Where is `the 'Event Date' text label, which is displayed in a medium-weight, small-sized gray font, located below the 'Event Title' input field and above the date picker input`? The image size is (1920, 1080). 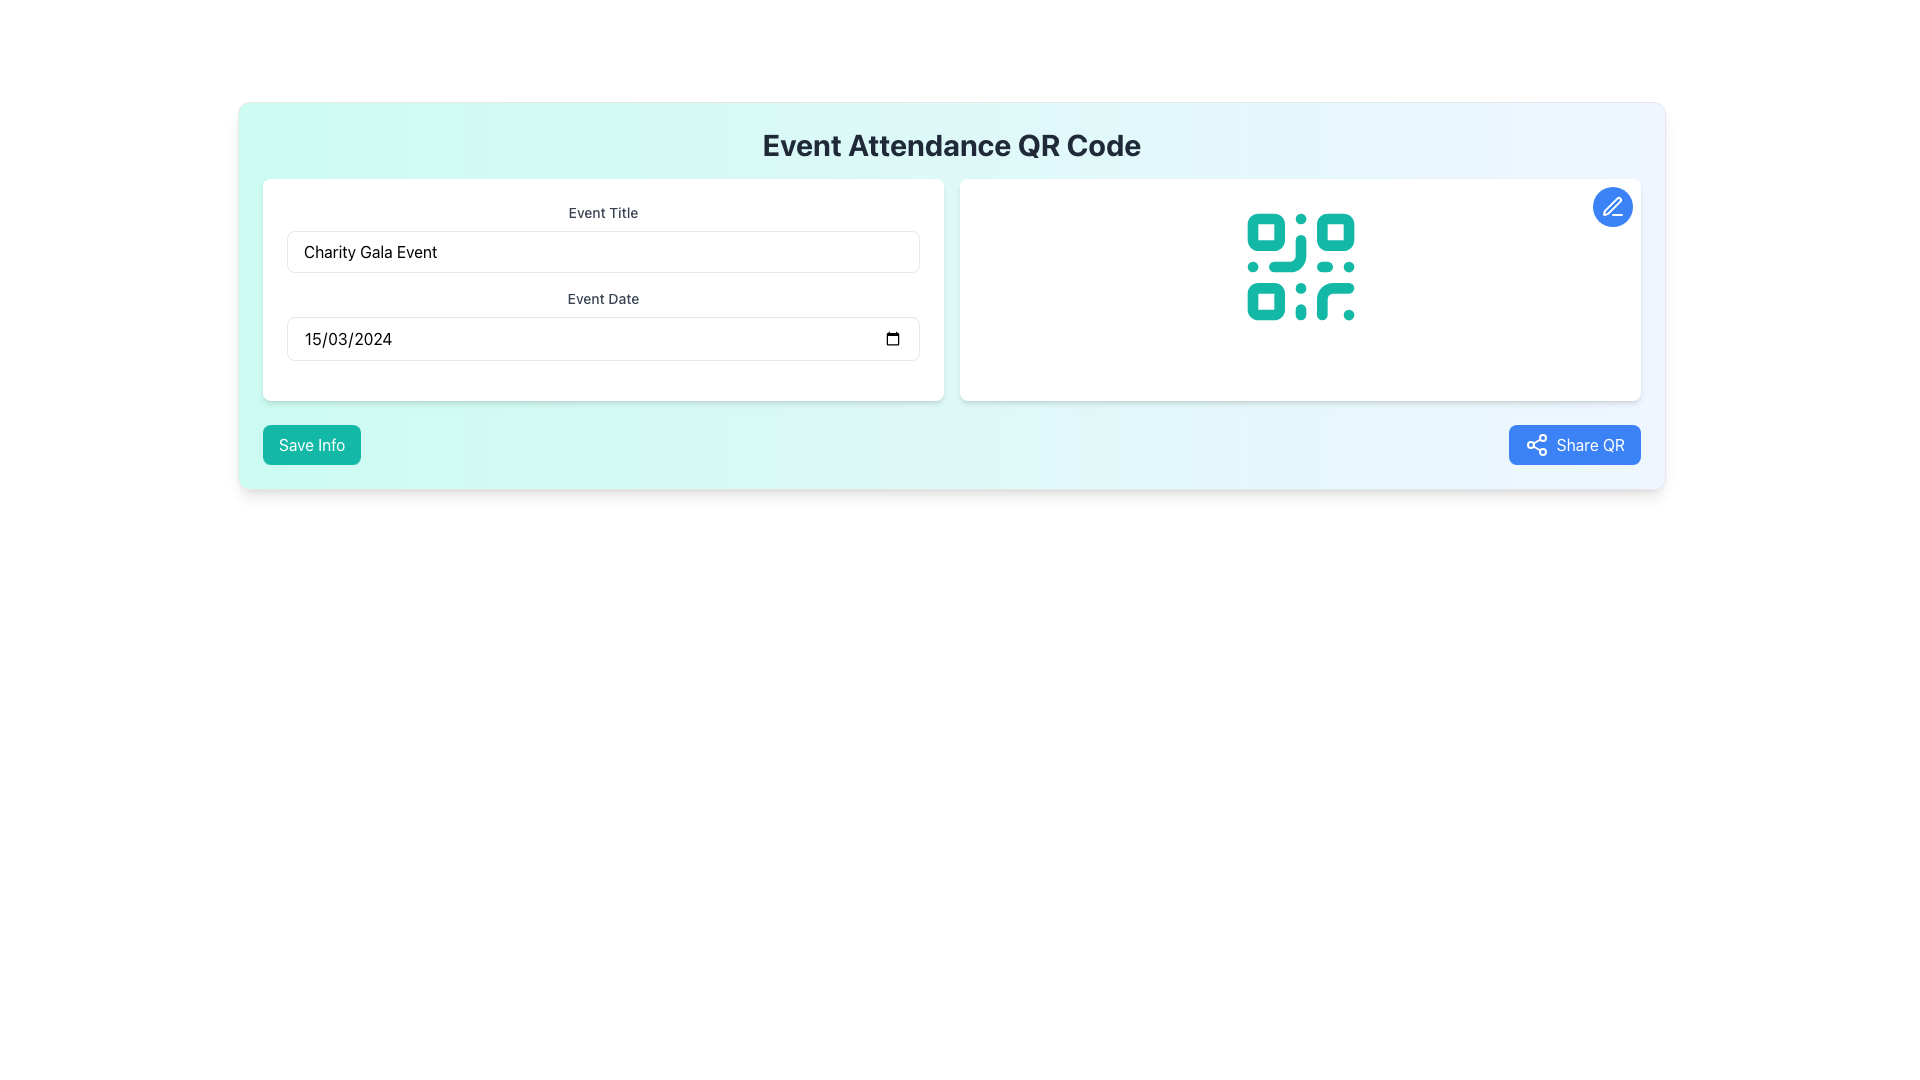 the 'Event Date' text label, which is displayed in a medium-weight, small-sized gray font, located below the 'Event Title' input field and above the date picker input is located at coordinates (602, 299).